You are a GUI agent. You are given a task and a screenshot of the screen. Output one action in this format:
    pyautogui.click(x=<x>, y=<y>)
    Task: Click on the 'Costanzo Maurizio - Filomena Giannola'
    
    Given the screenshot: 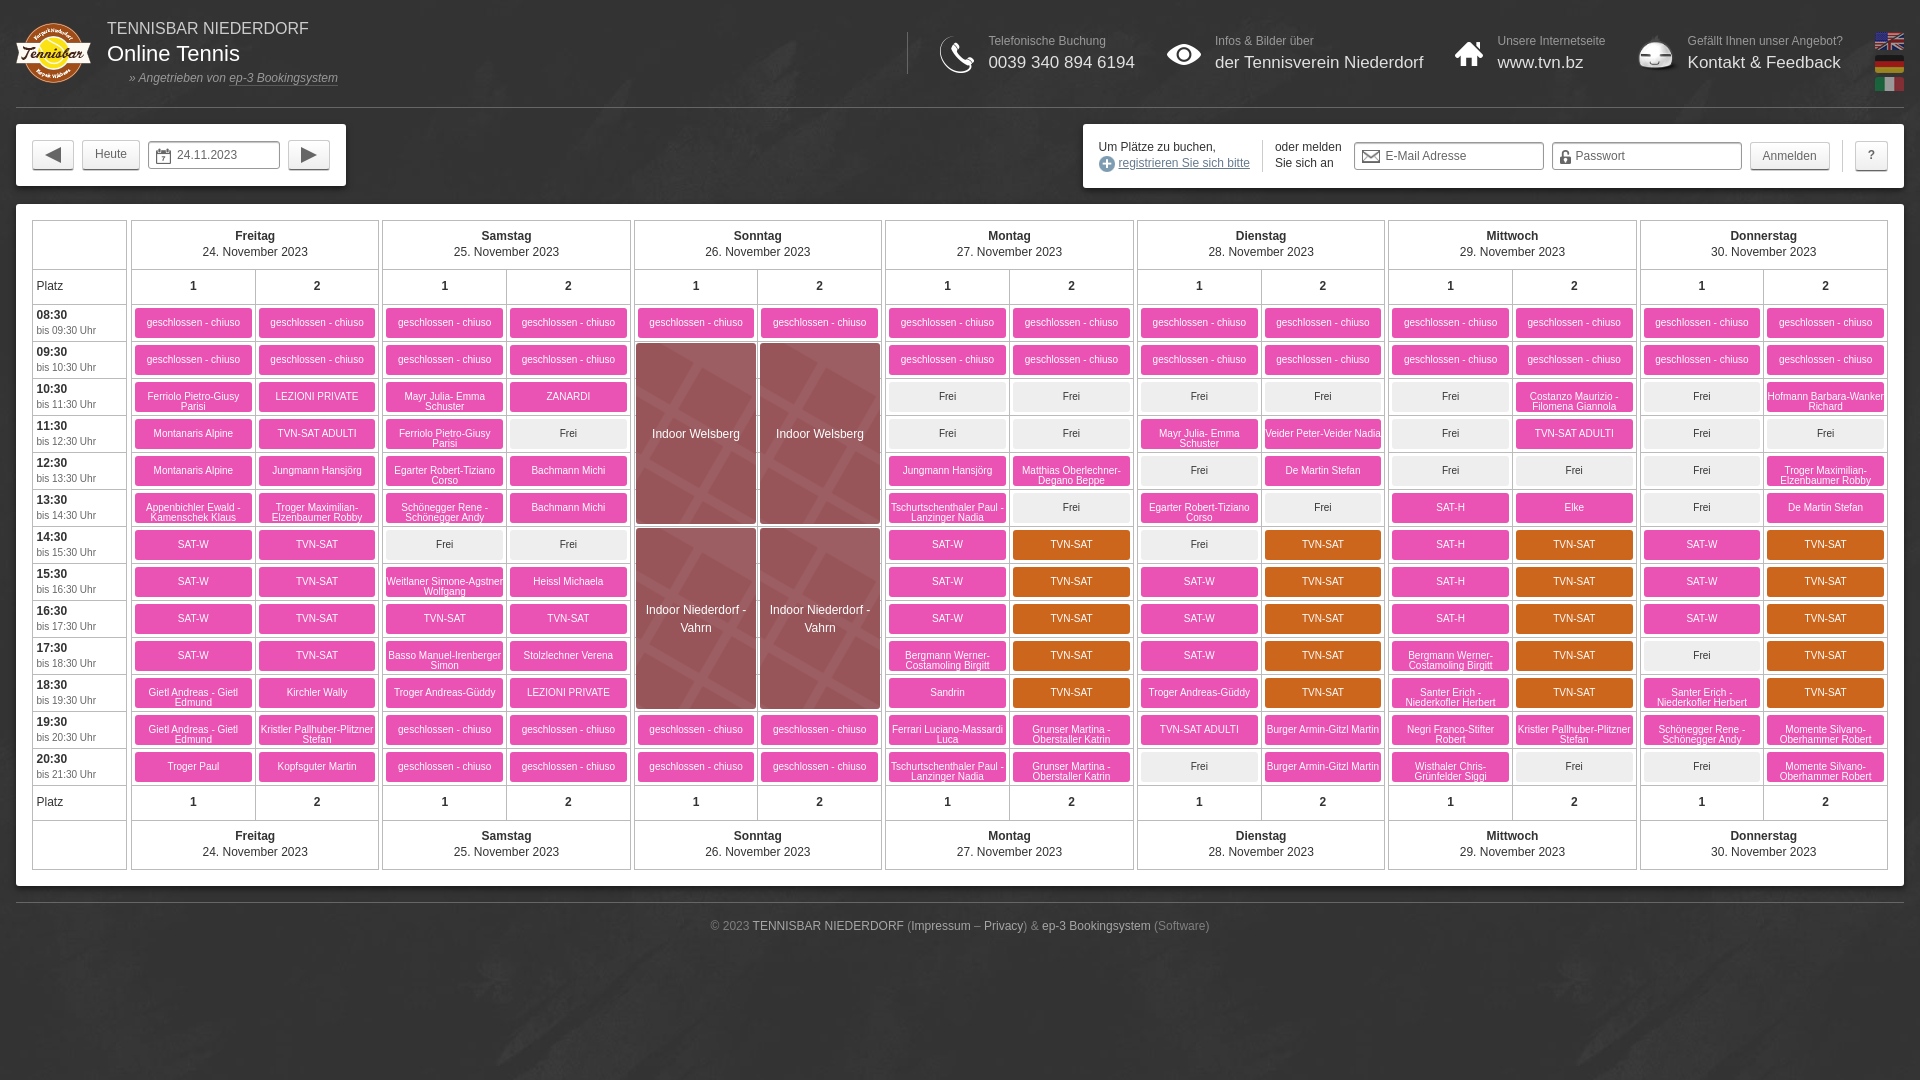 What is the action you would take?
    pyautogui.click(x=1573, y=397)
    